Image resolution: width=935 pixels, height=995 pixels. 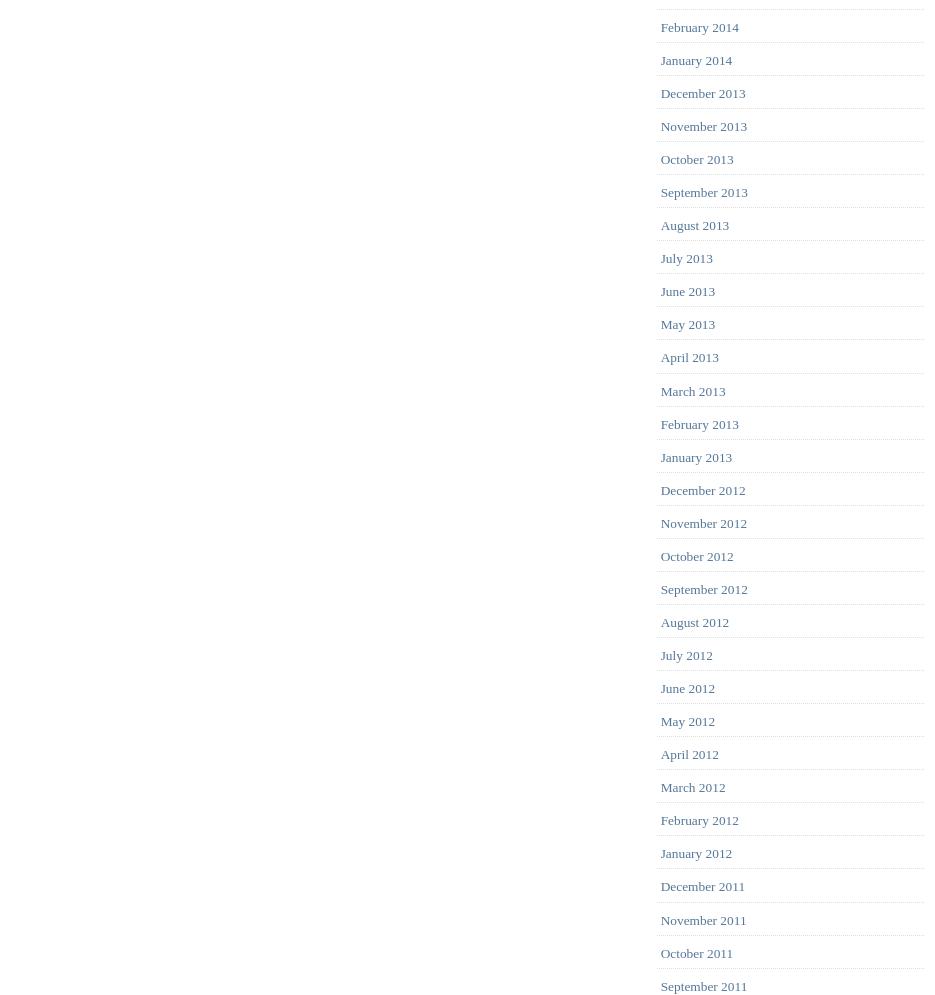 I want to click on 'November 2011', so click(x=660, y=919).